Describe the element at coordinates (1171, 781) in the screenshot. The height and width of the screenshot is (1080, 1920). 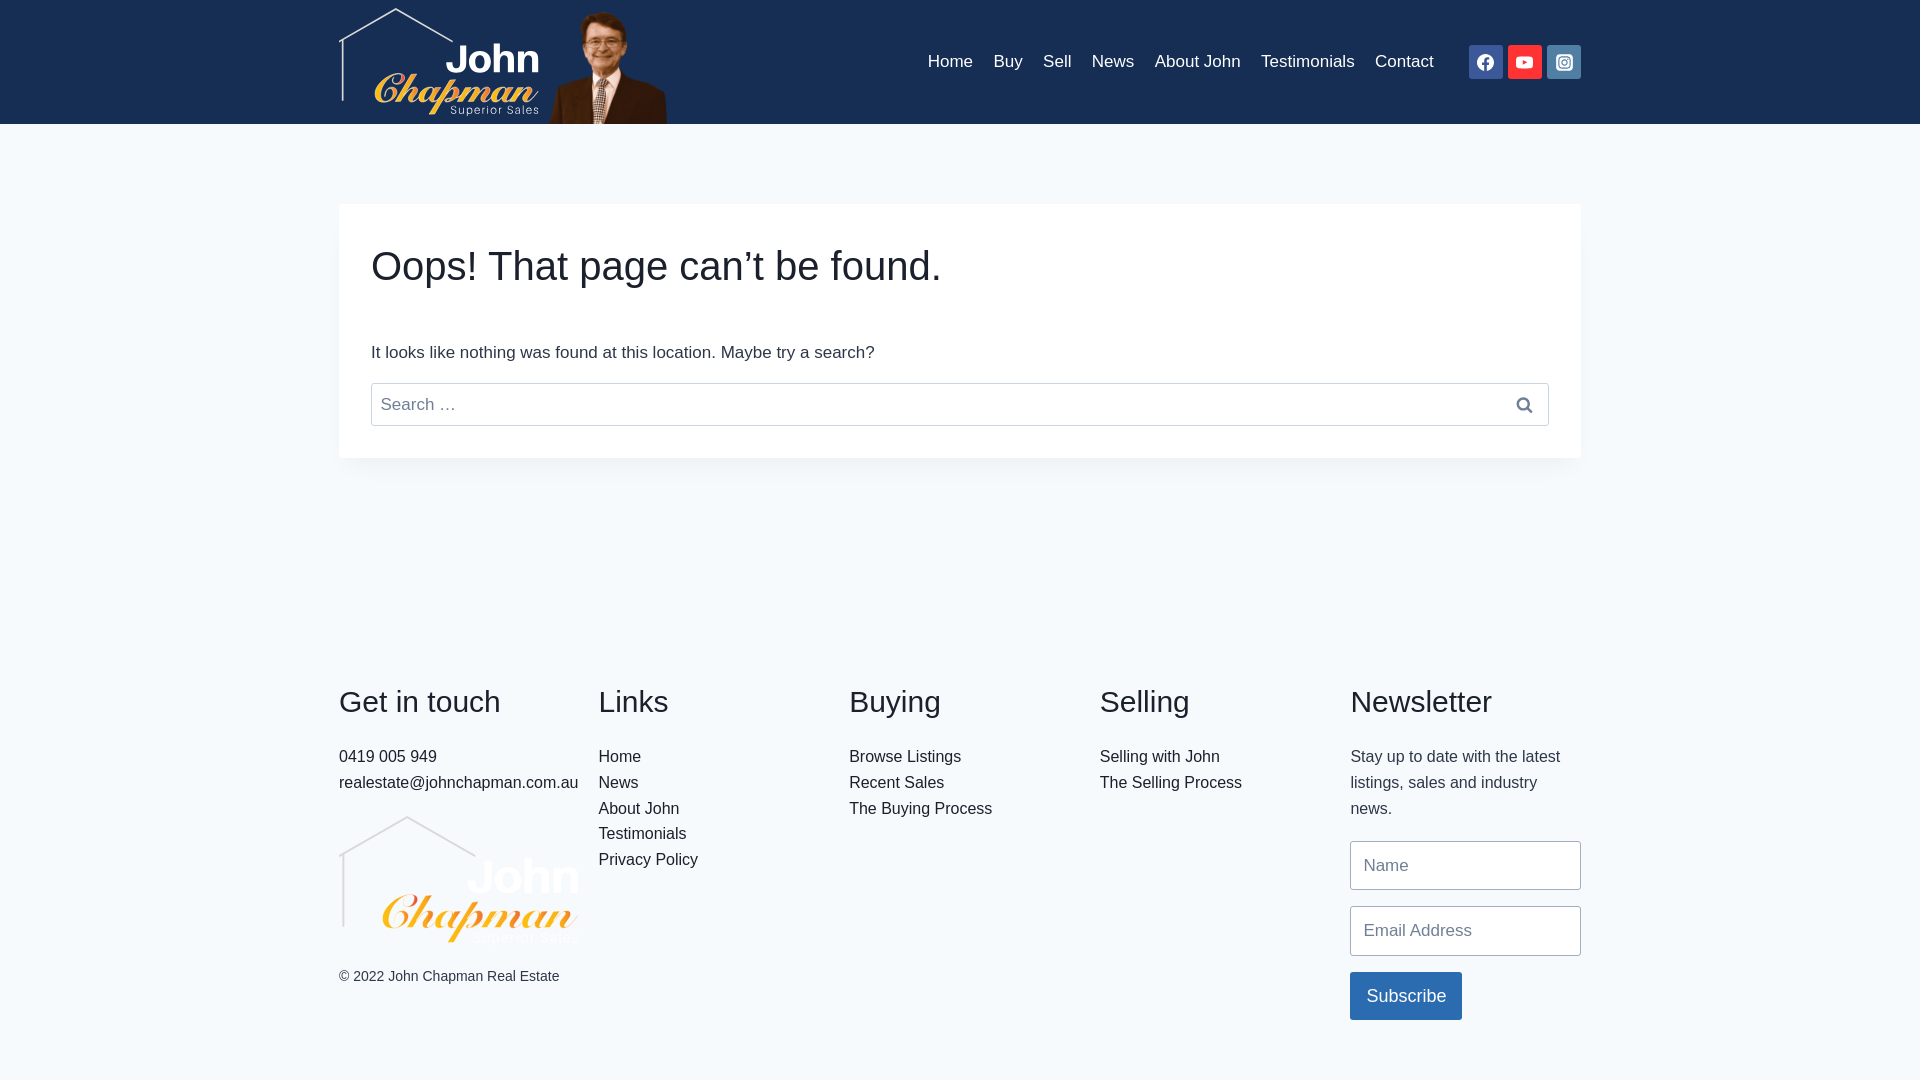
I see `'The Selling Process'` at that location.